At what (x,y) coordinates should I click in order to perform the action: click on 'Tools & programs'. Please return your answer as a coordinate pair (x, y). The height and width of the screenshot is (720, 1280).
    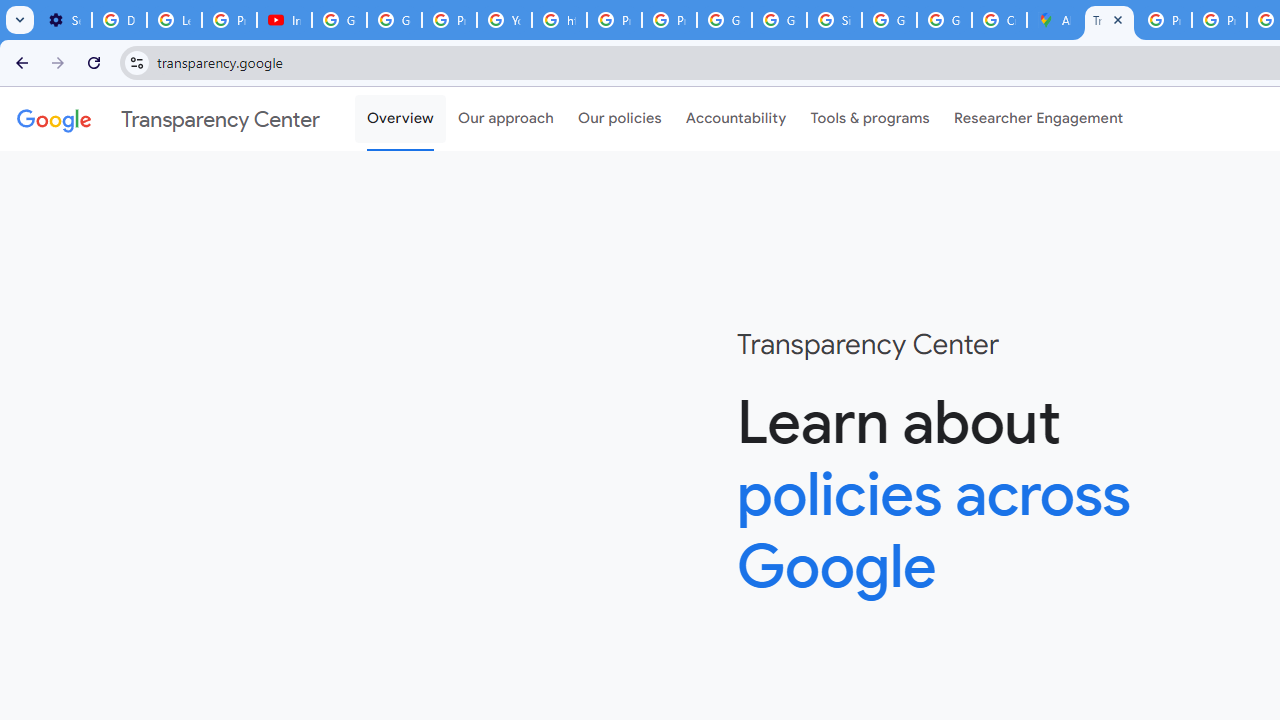
    Looking at the image, I should click on (869, 119).